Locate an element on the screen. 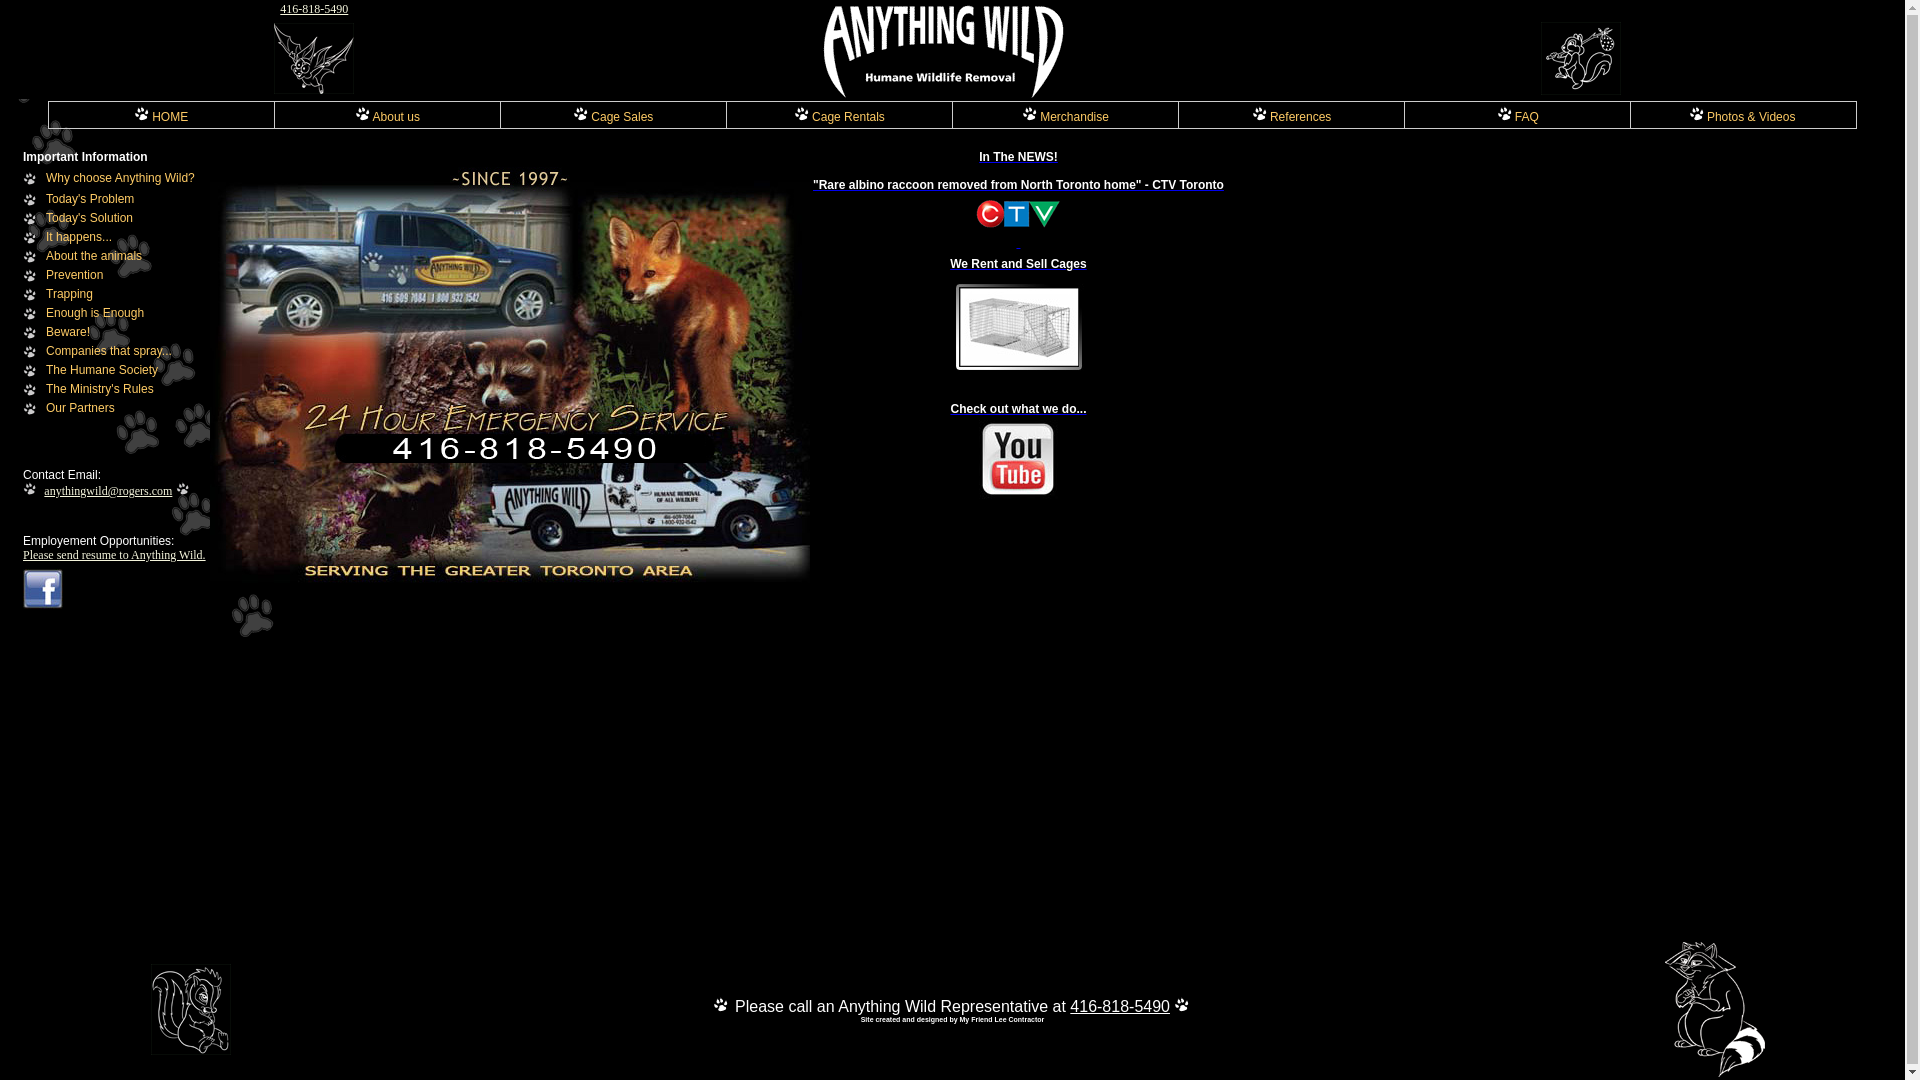 The image size is (1920, 1080). 'Check out what we do...' is located at coordinates (1018, 450).